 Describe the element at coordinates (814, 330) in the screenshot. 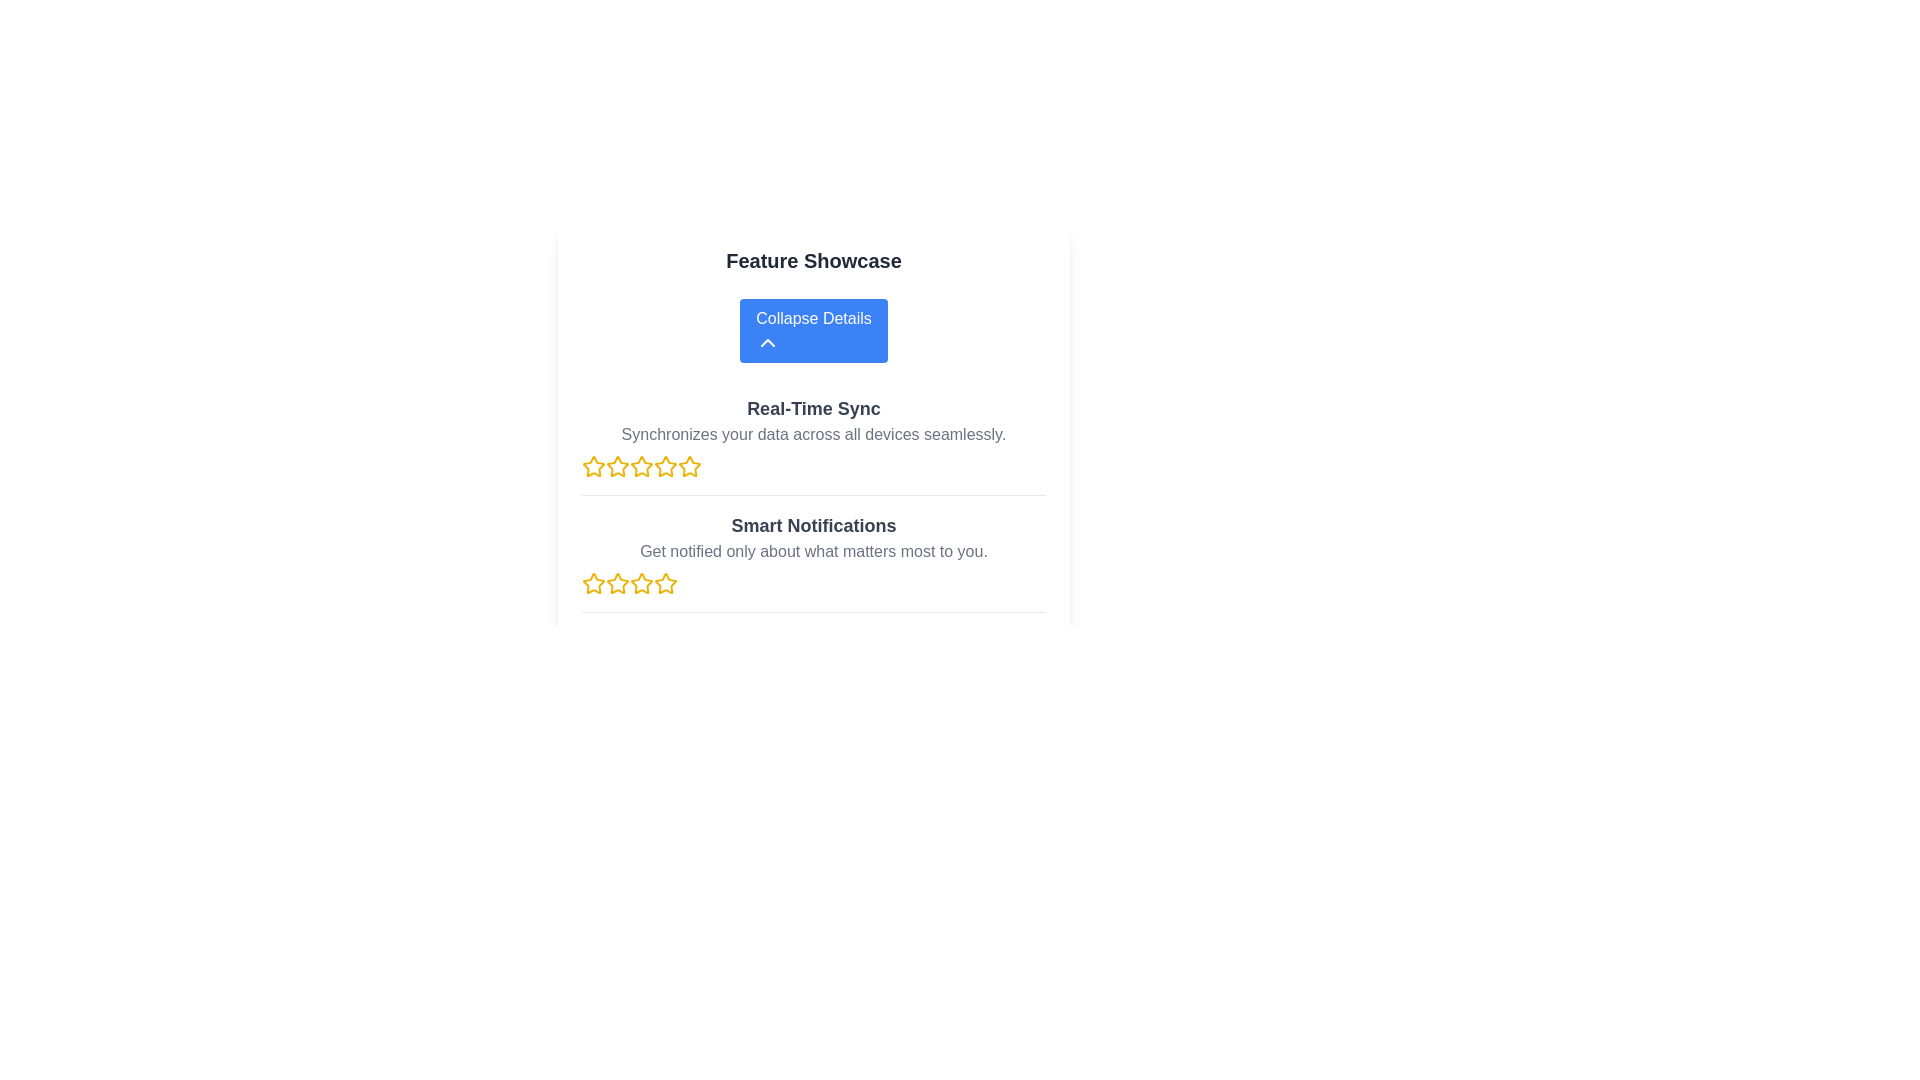

I see `button labeled 'Collapse Details' to toggle the visibility of the details` at that location.